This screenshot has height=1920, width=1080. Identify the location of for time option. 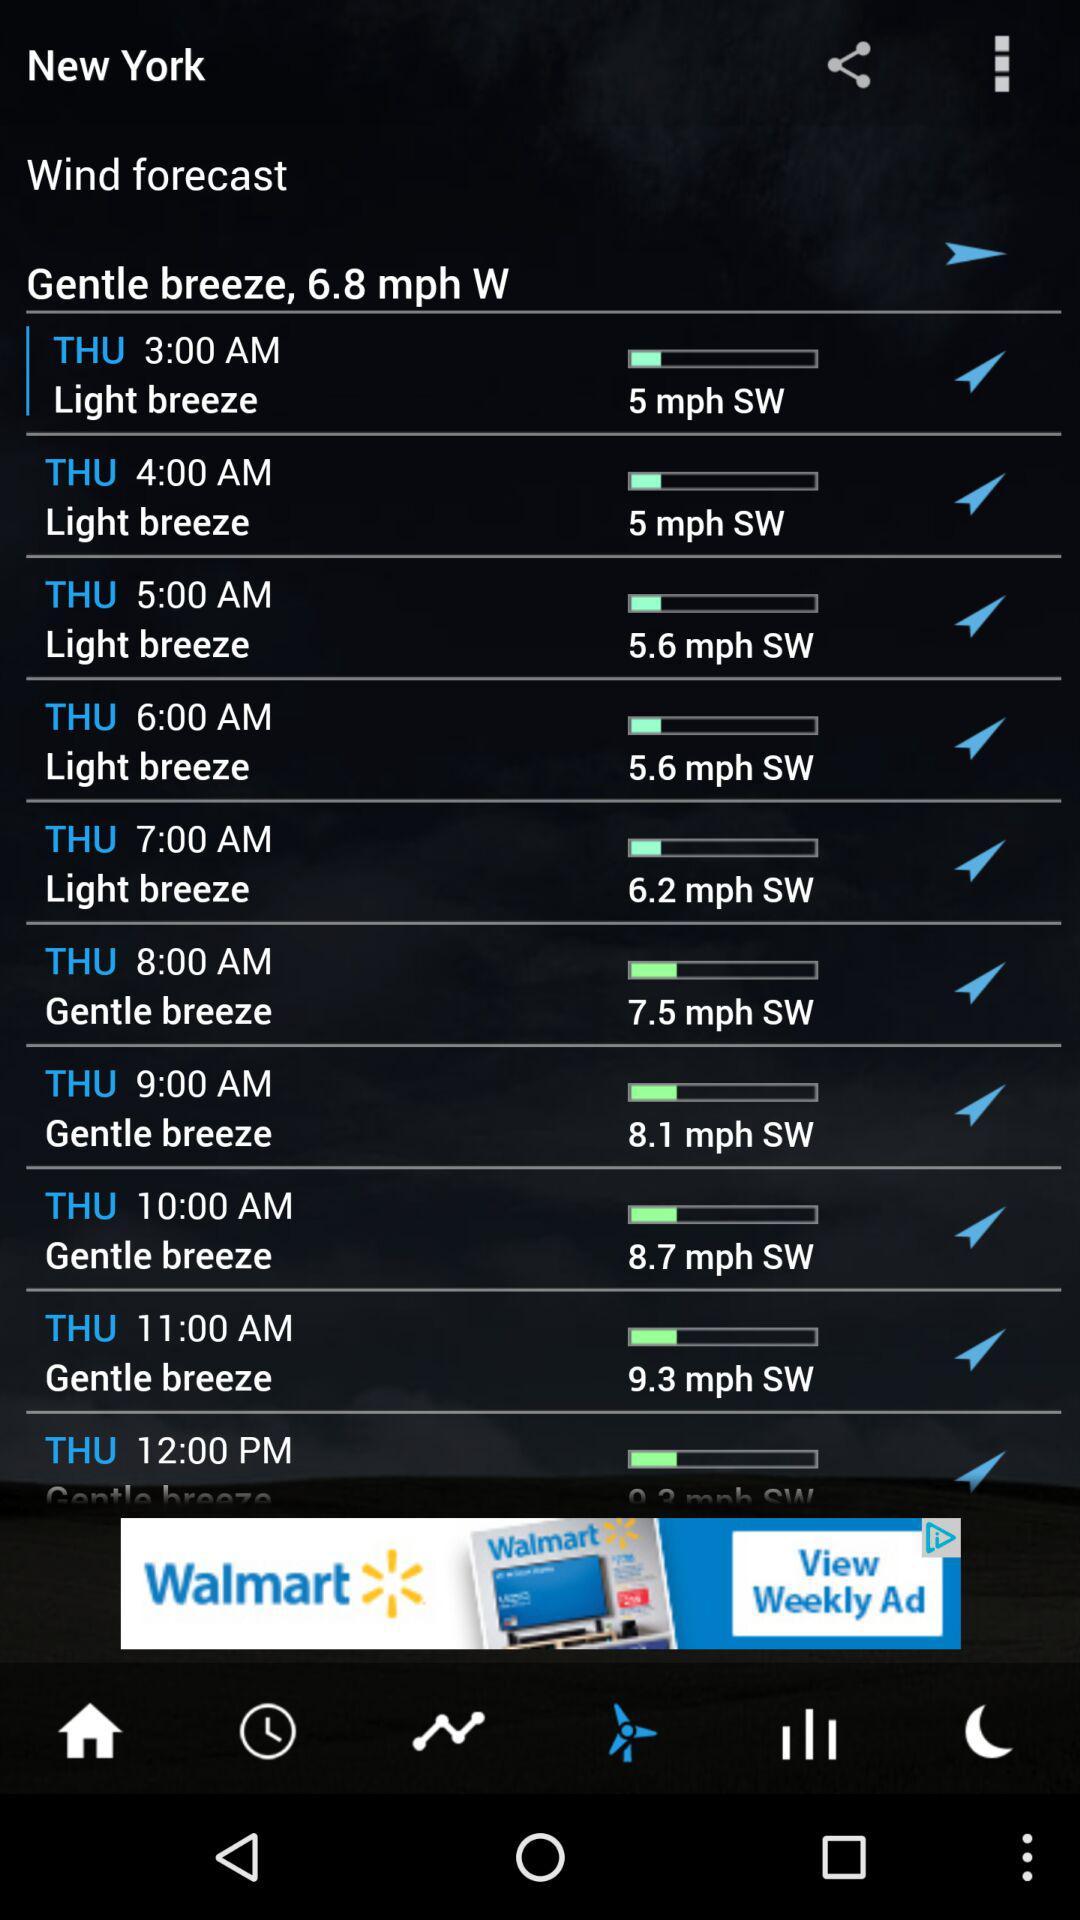
(270, 1728).